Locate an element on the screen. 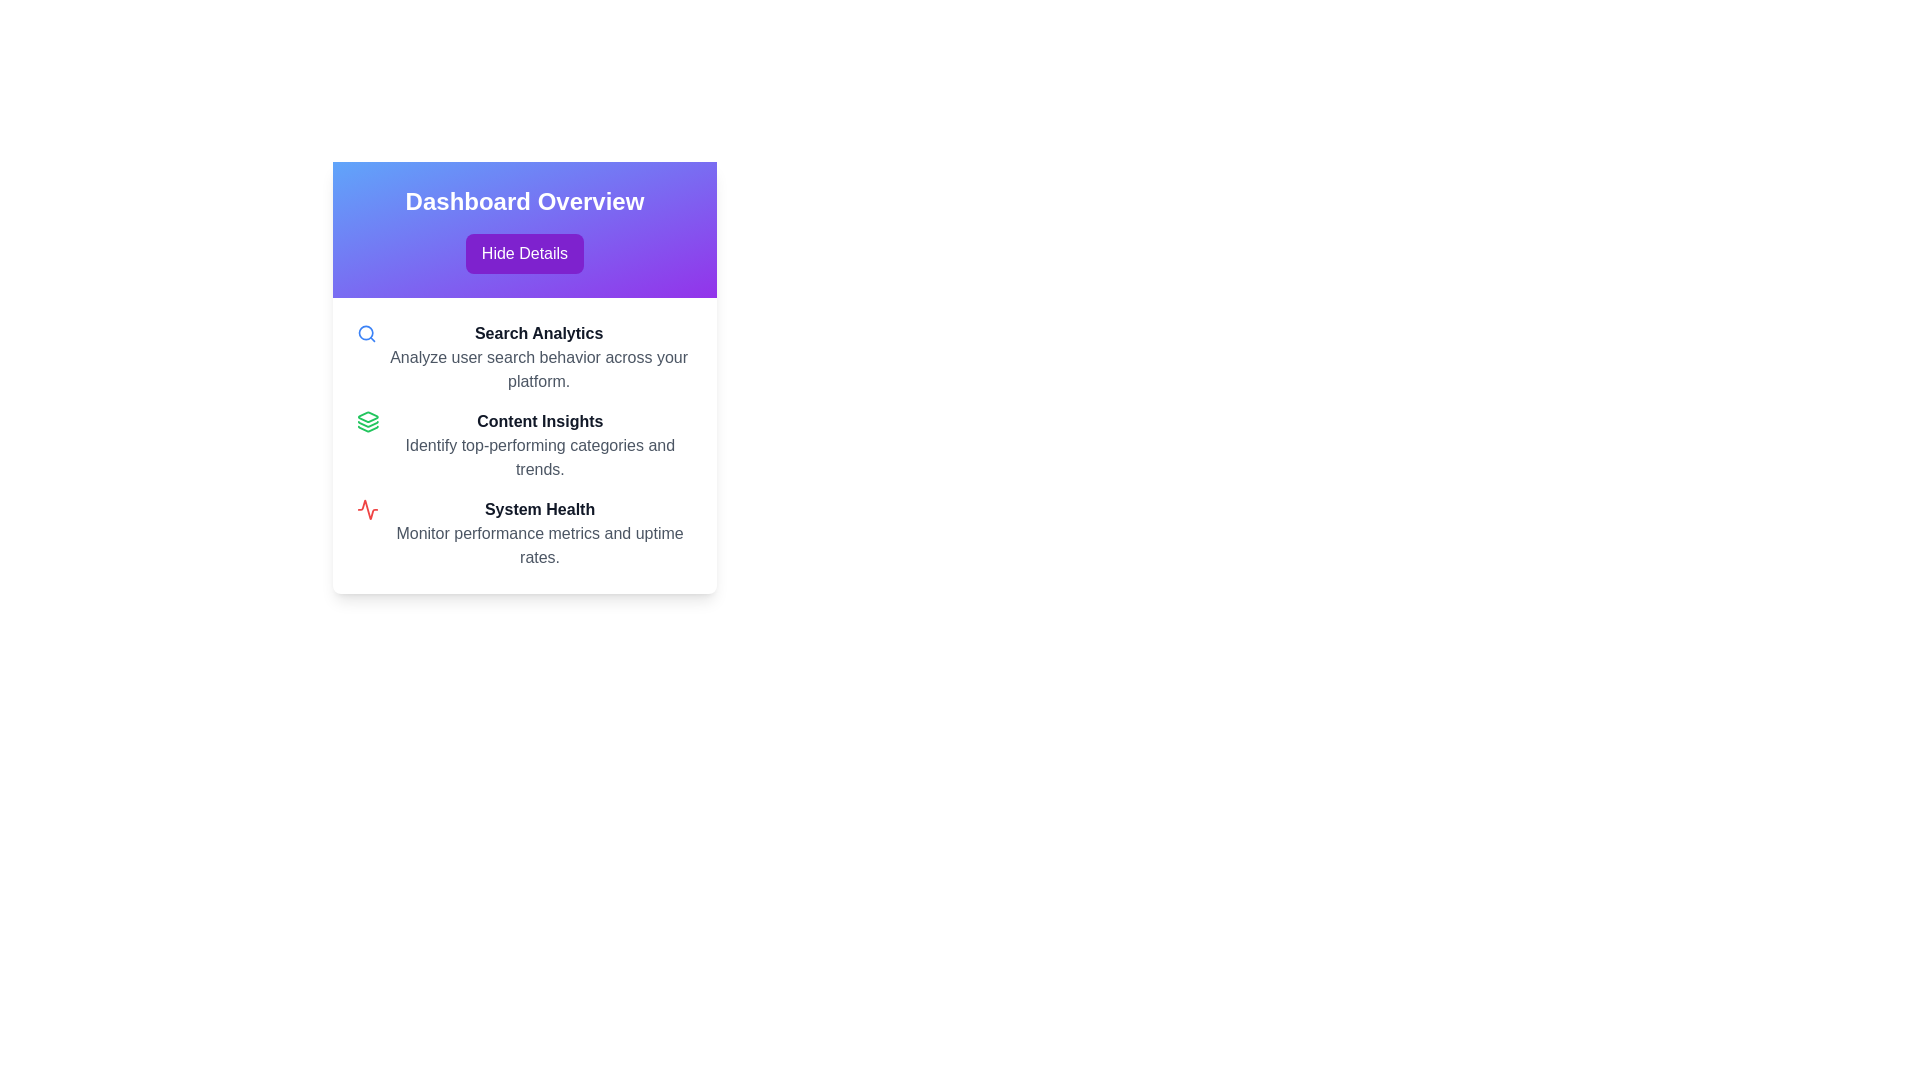  the second entry of the informational list item that provides insights about top-performing categories and trends for analytics is located at coordinates (524, 445).